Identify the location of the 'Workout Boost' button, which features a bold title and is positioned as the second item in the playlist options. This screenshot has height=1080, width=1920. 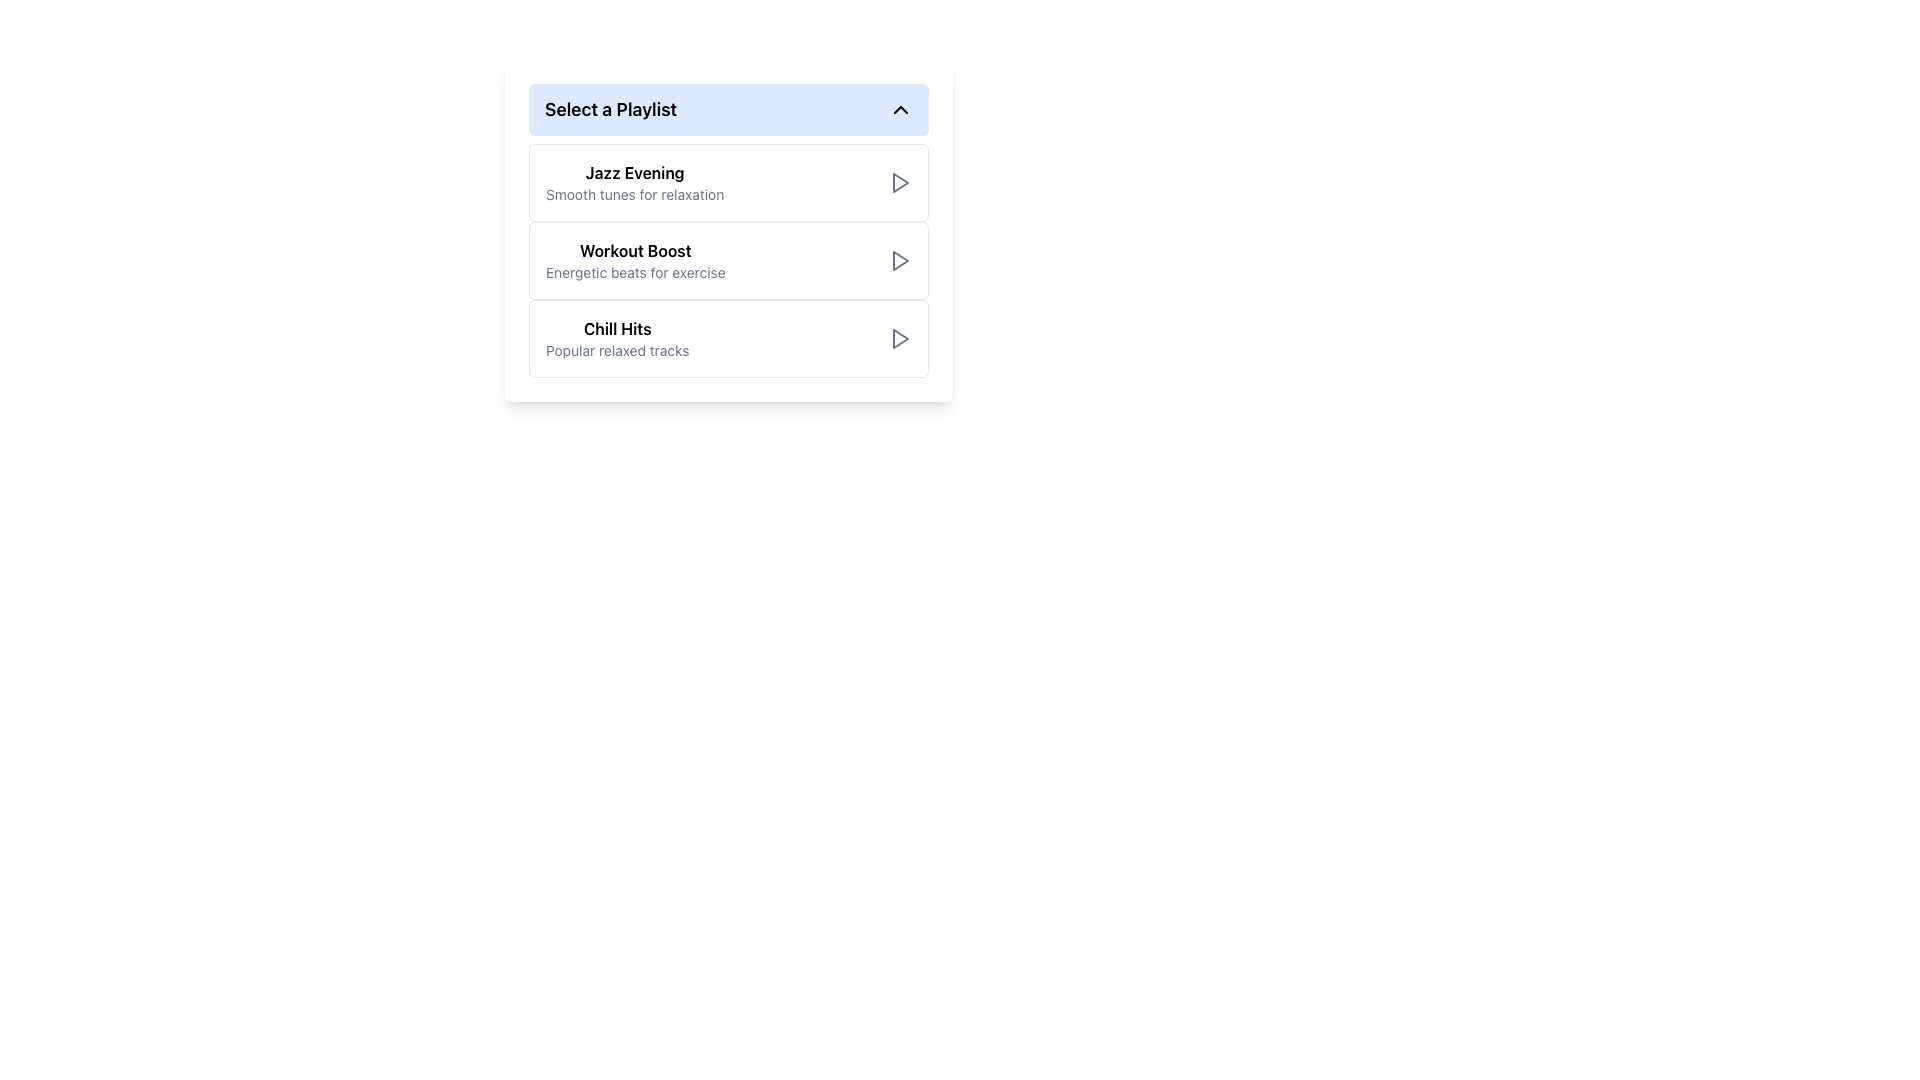
(728, 260).